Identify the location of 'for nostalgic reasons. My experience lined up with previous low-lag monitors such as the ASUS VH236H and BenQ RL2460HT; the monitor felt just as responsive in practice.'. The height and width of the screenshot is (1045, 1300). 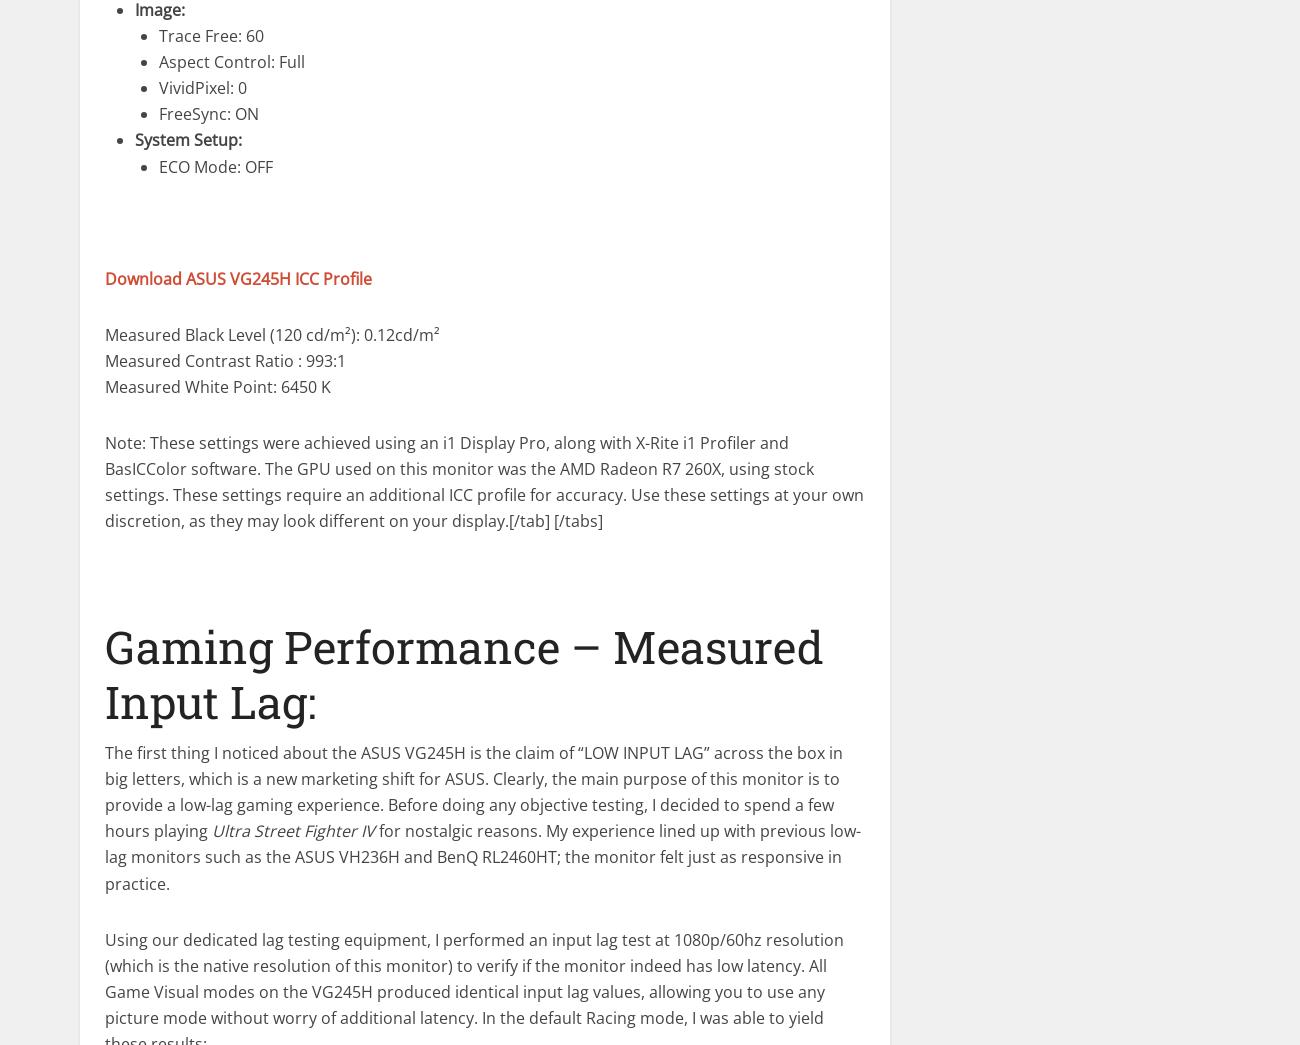
(481, 856).